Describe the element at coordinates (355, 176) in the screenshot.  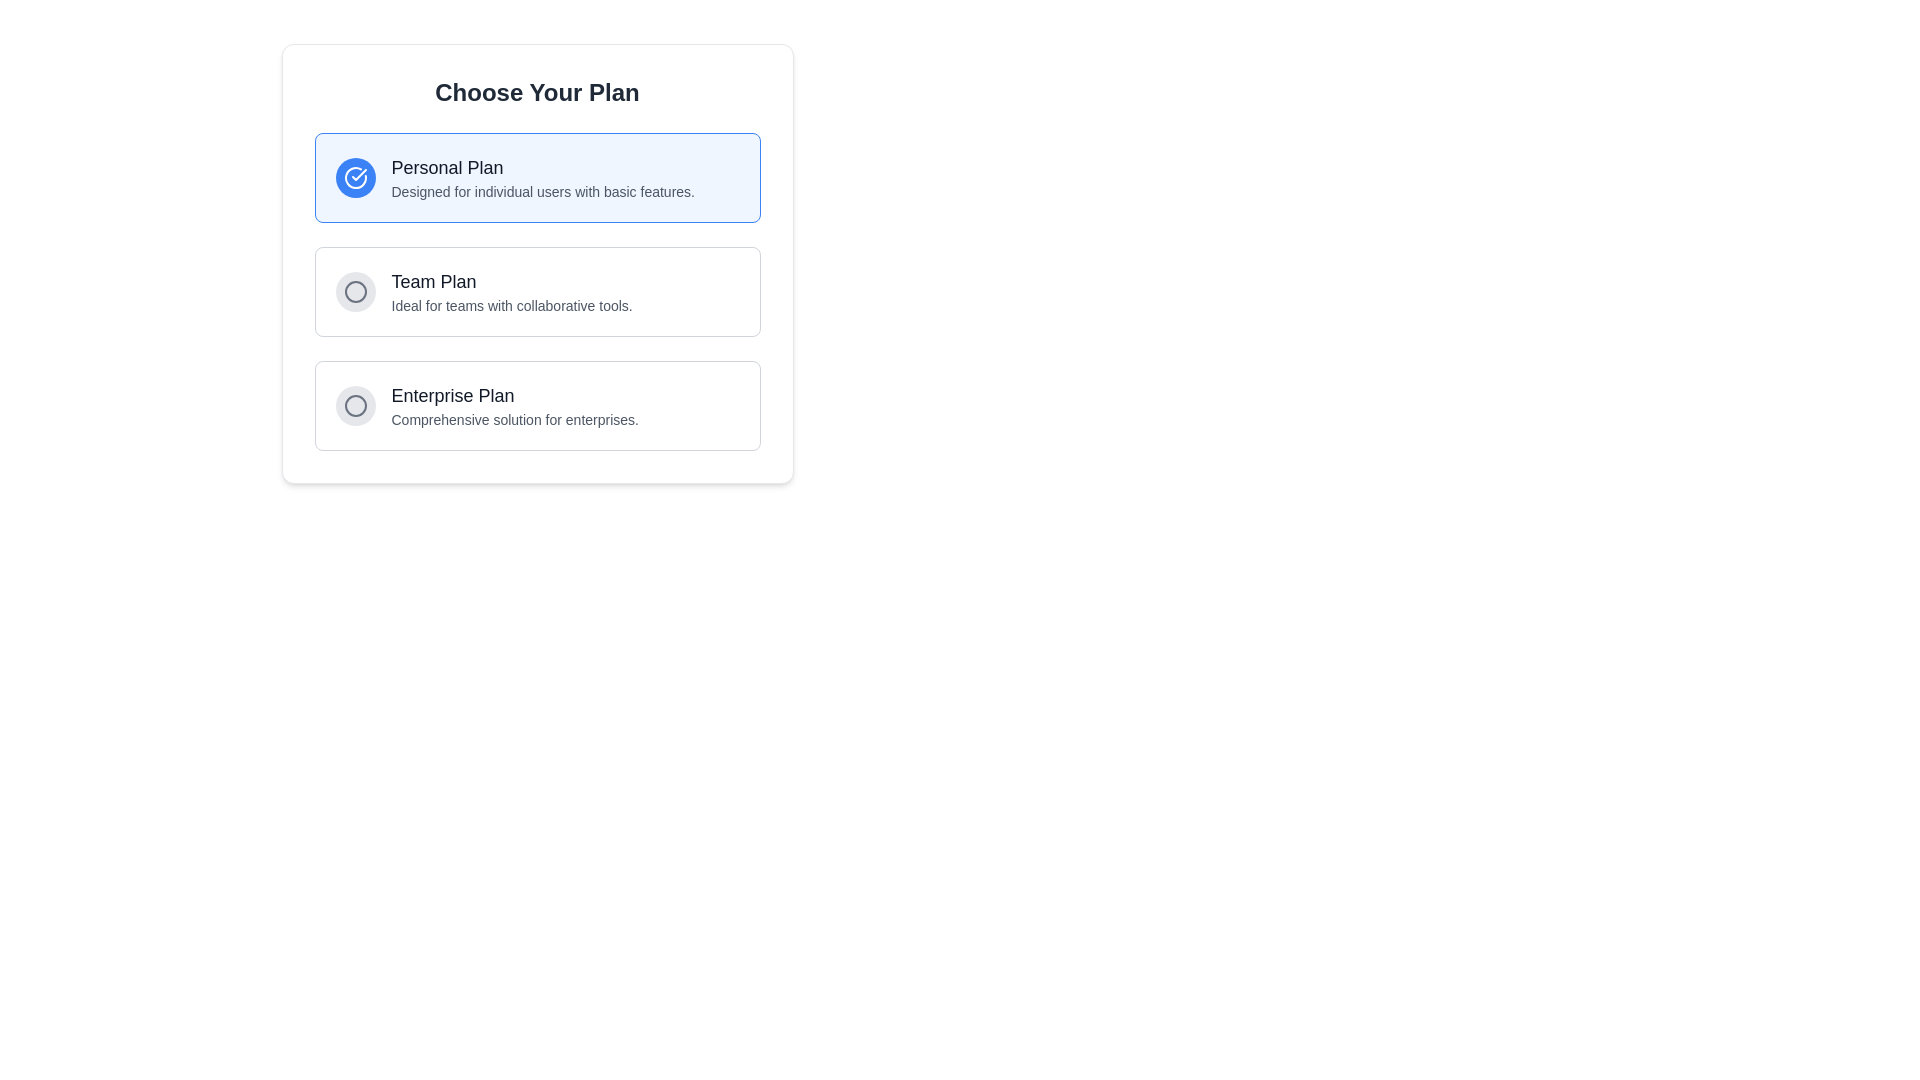
I see `the icon that indicates the currently selected plan, which is centered within the blue circular badge to the left of the 'Personal Plan' text in the 'Choose Your Plan' section` at that location.